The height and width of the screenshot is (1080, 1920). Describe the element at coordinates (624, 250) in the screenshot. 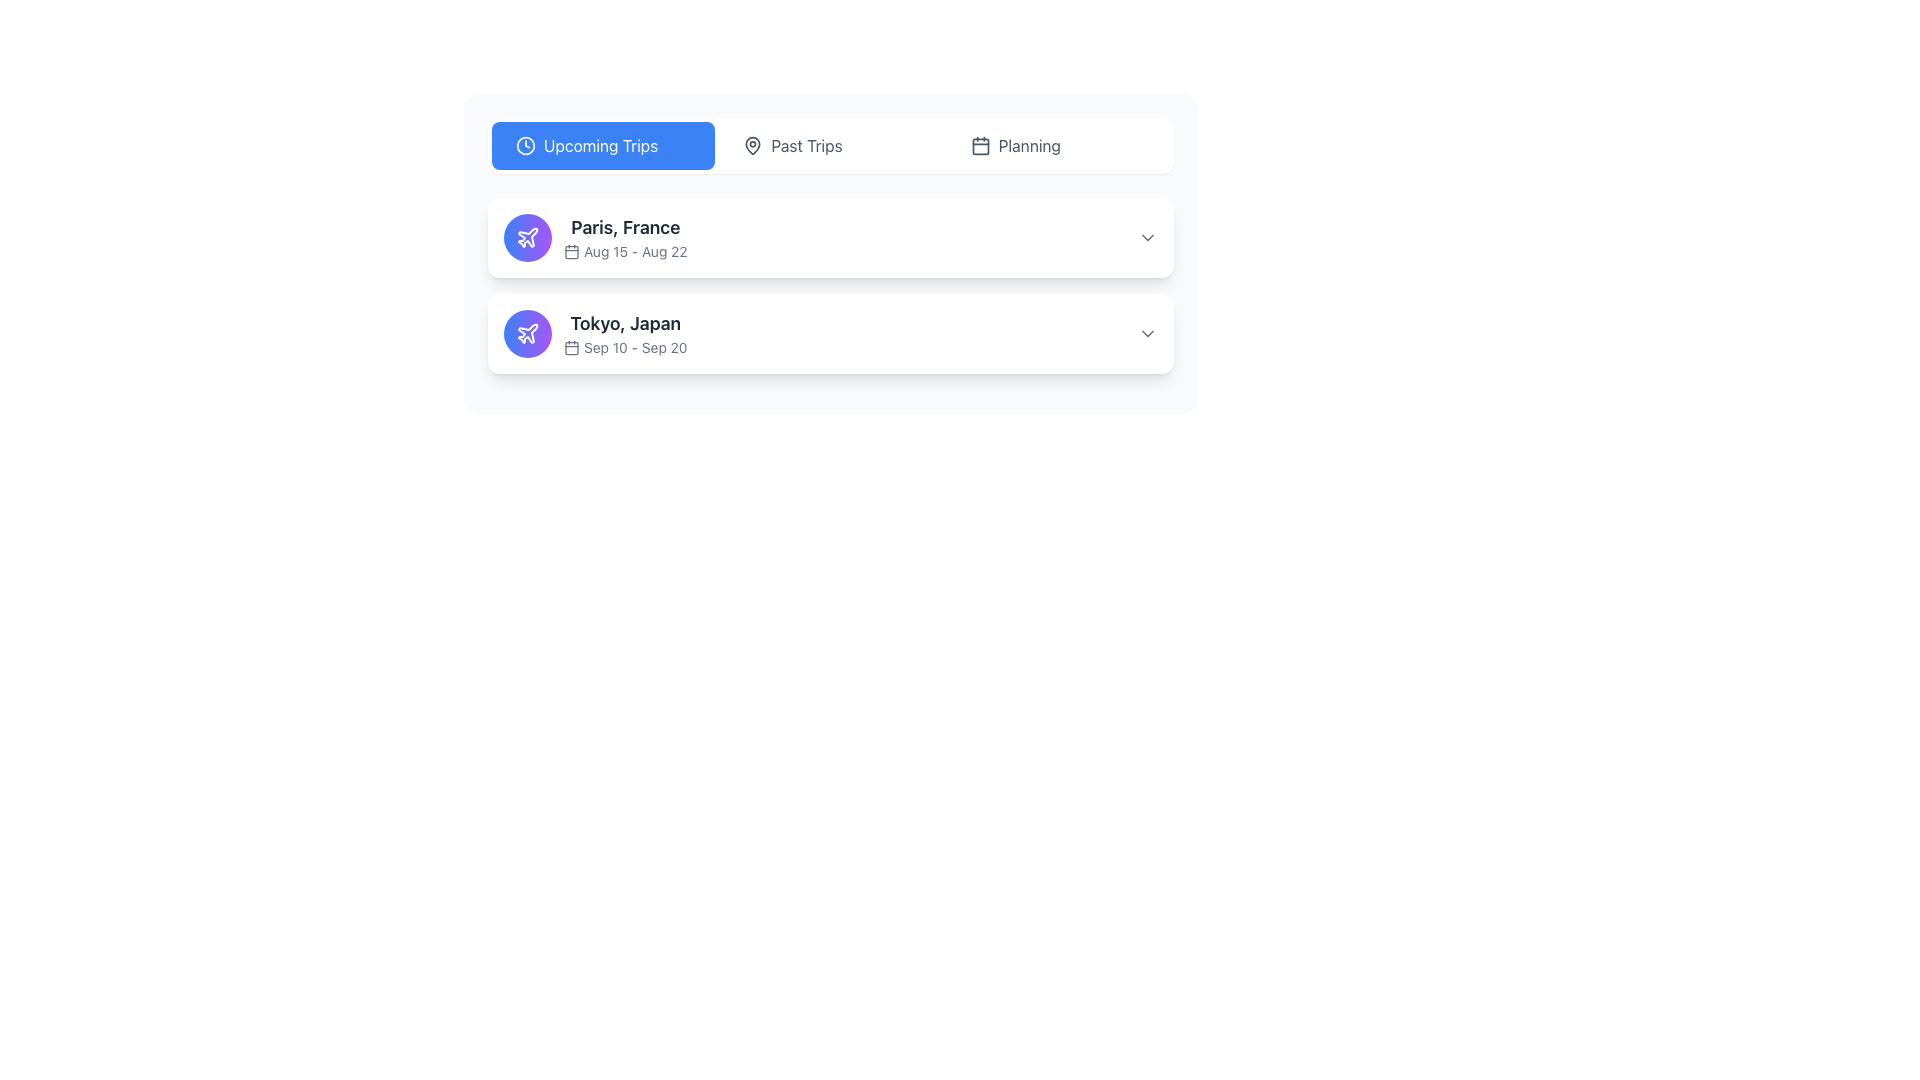

I see `the text label displaying the dates 'Aug 15 - Aug 22' which is styled in gray and located beneath 'Paris, France' in the travel itinerary section` at that location.